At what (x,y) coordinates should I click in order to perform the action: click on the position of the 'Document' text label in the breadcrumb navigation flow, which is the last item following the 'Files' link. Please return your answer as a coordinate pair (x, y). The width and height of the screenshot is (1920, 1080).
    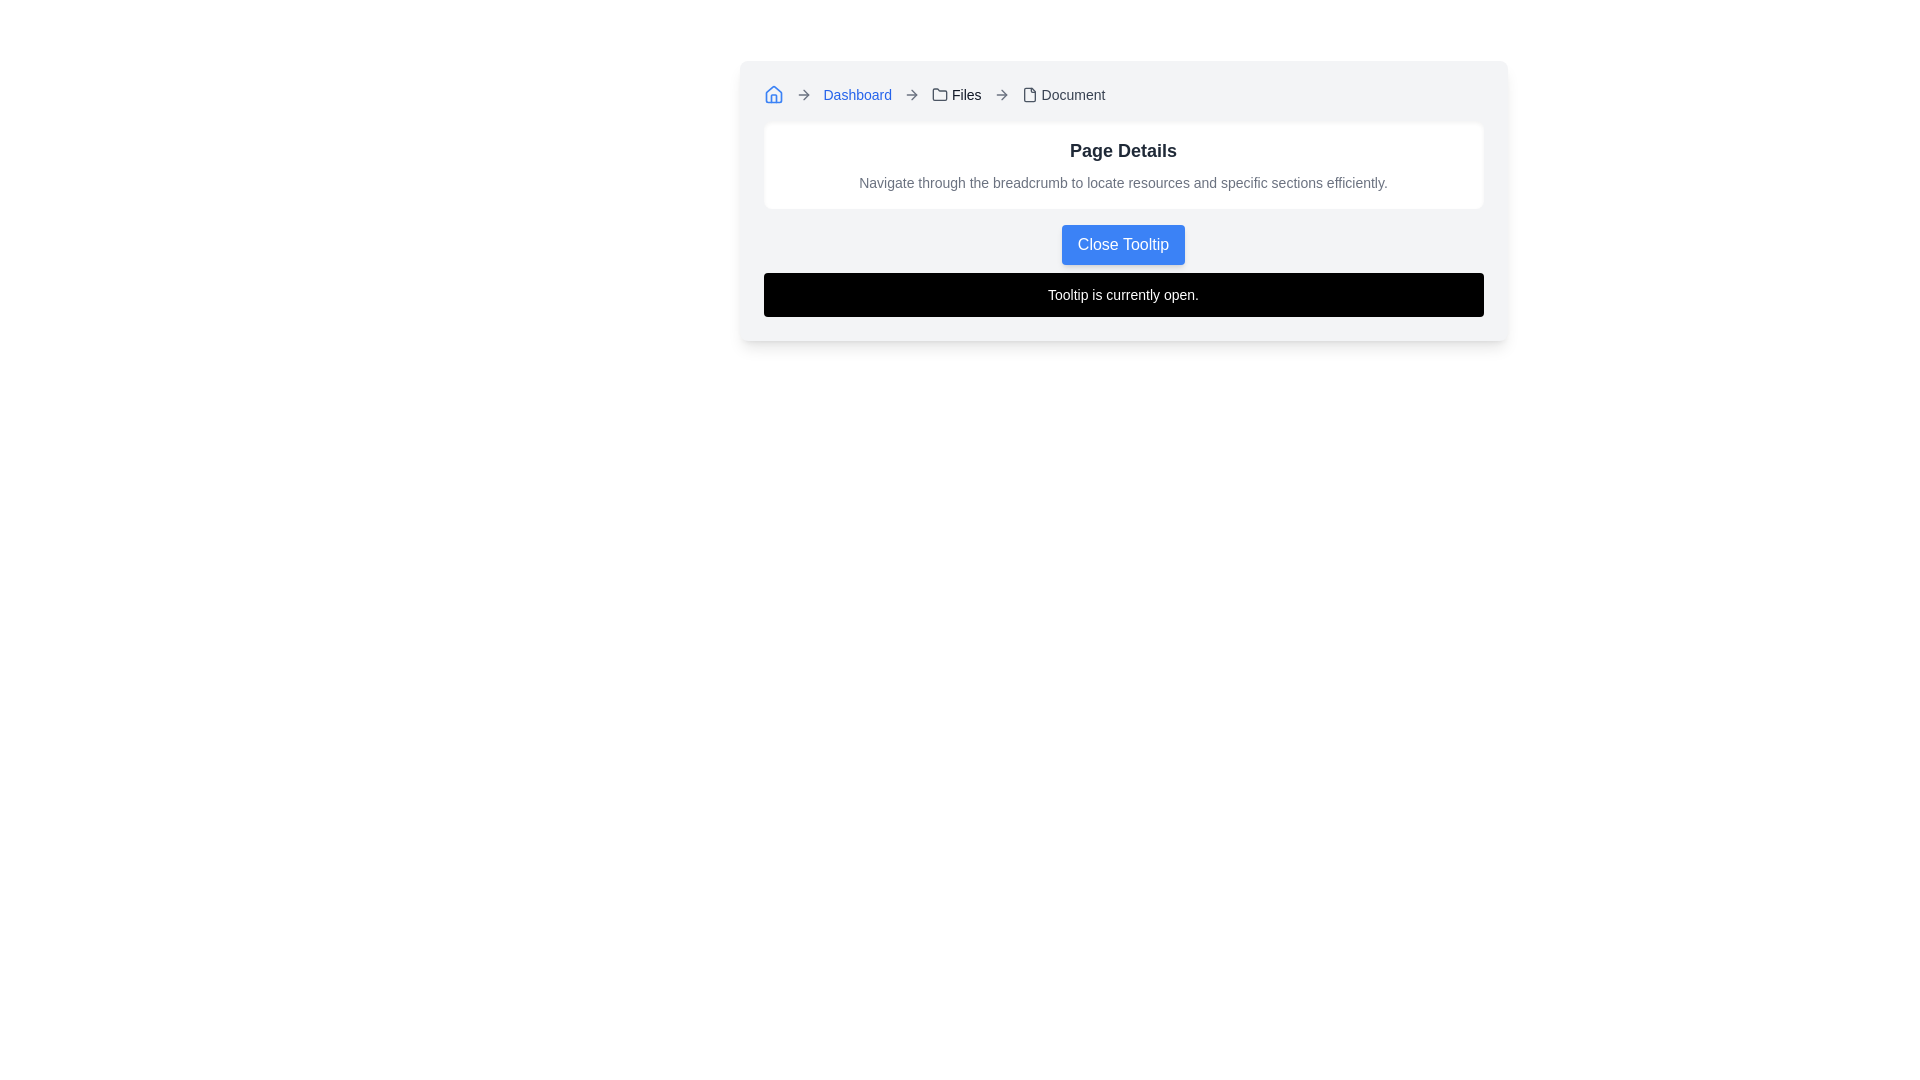
    Looking at the image, I should click on (1072, 95).